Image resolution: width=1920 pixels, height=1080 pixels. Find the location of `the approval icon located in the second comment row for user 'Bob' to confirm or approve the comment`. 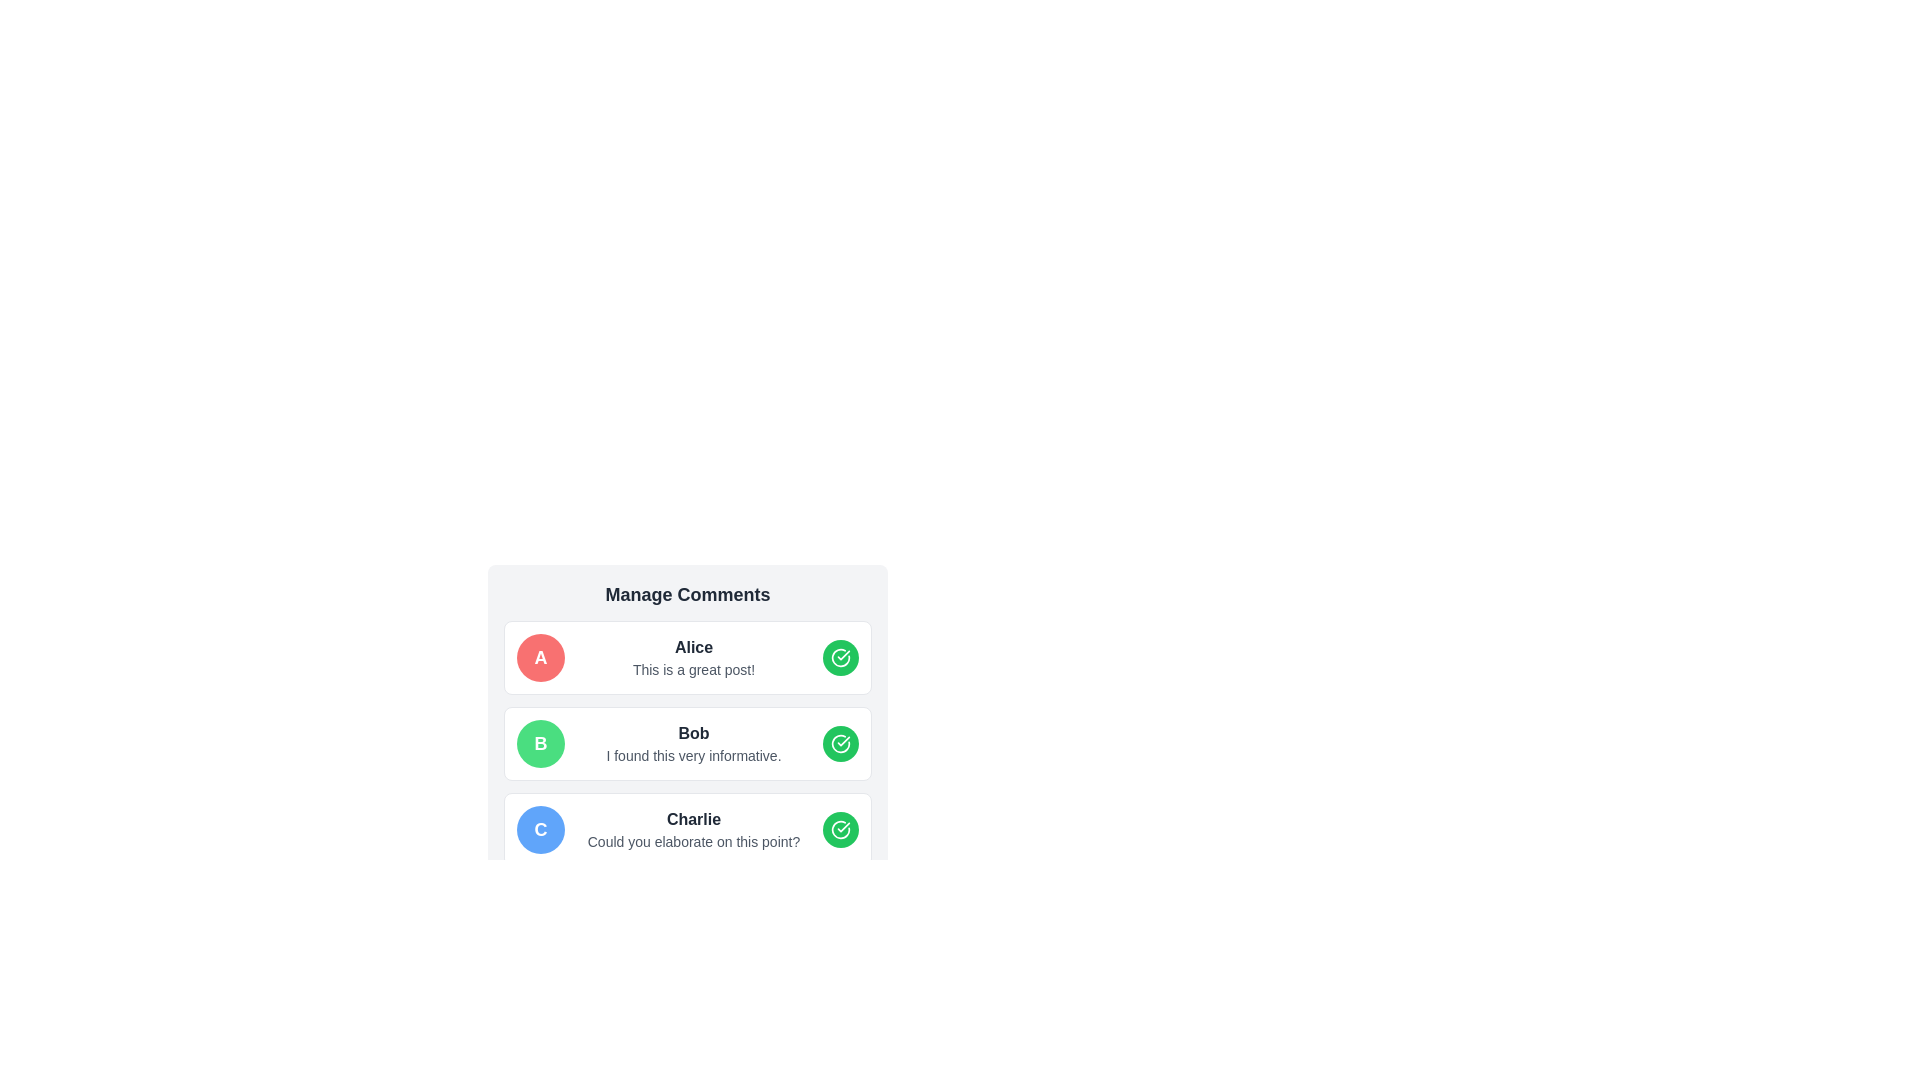

the approval icon located in the second comment row for user 'Bob' to confirm or approve the comment is located at coordinates (840, 744).